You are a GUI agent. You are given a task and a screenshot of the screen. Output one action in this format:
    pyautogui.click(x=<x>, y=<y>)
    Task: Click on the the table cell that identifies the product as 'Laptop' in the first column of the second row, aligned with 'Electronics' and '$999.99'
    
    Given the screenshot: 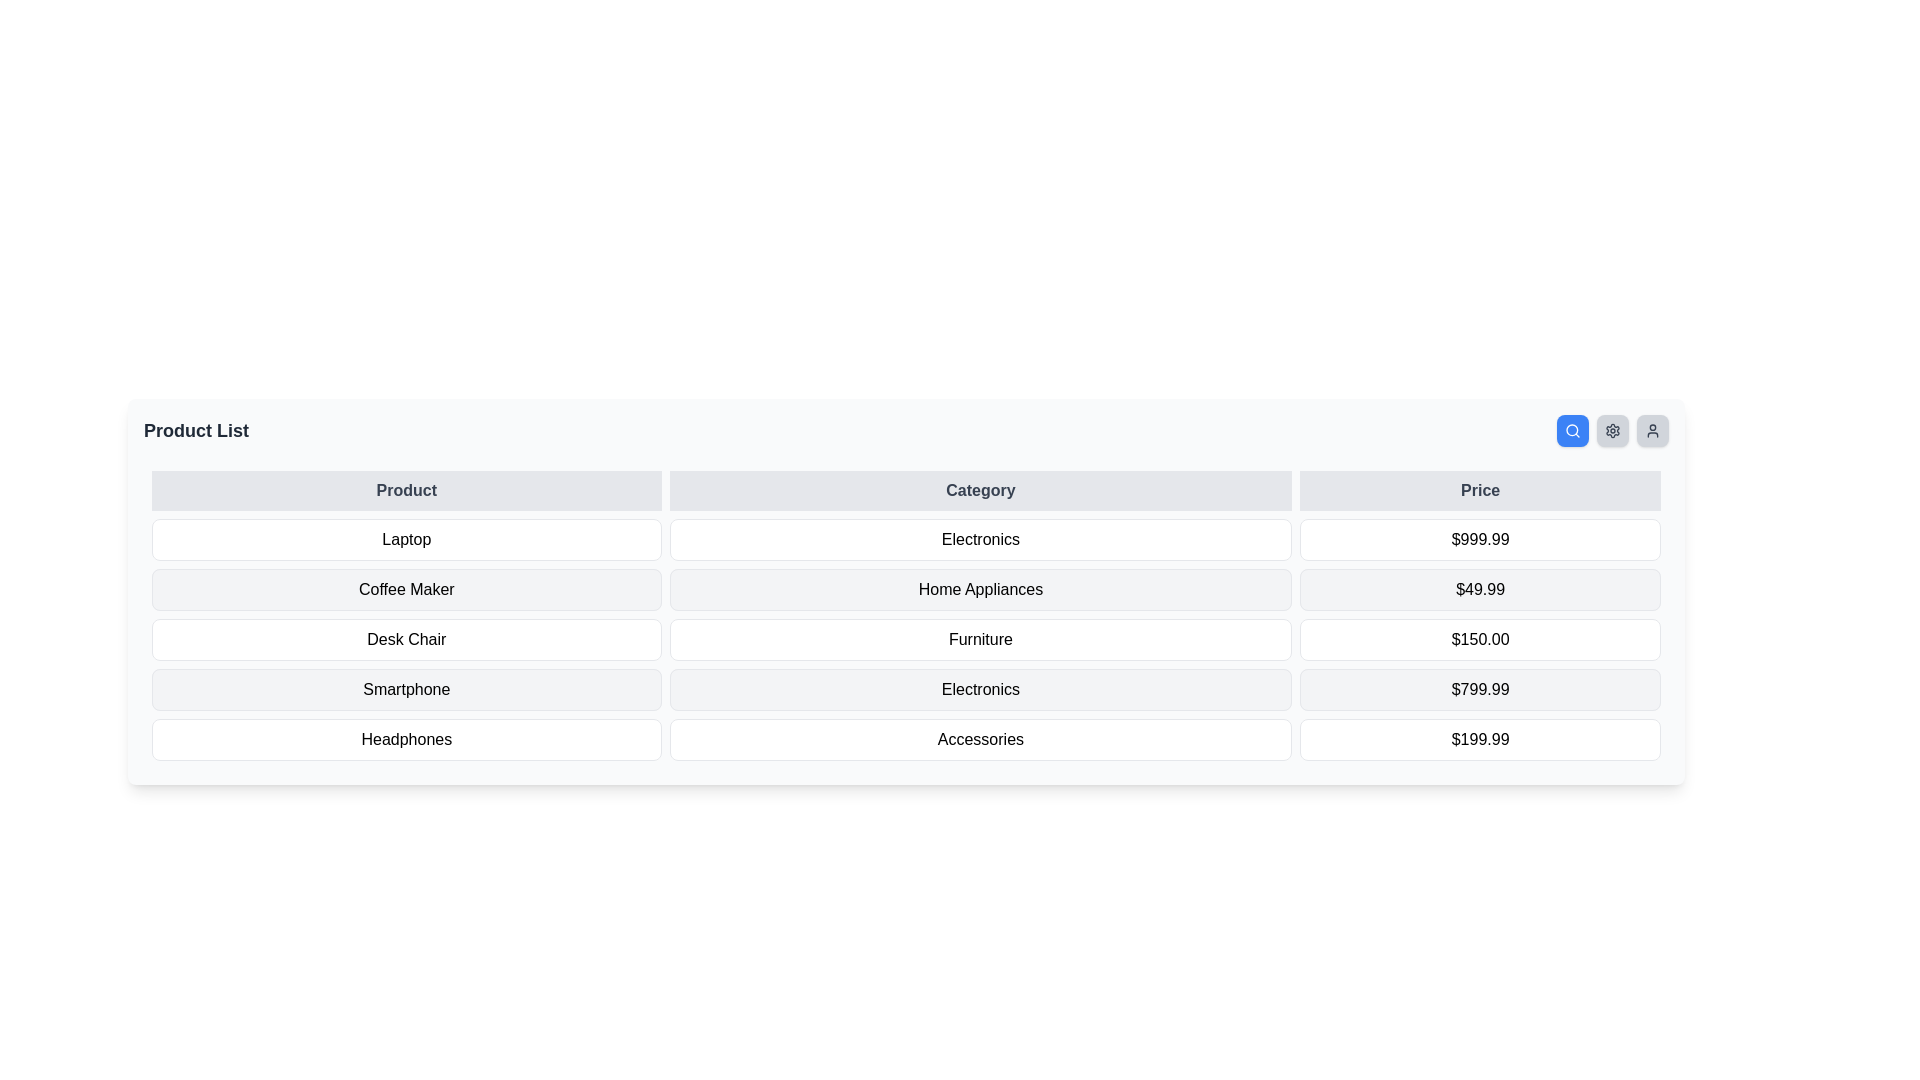 What is the action you would take?
    pyautogui.click(x=405, y=540)
    